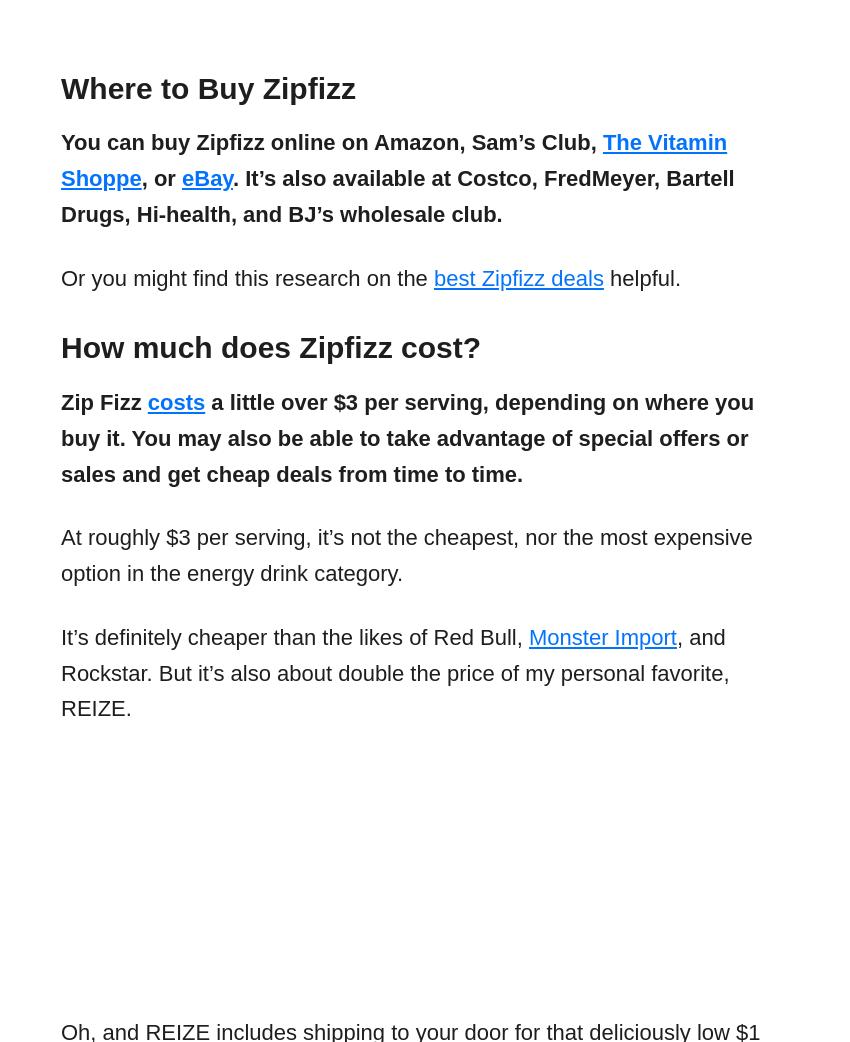 The height and width of the screenshot is (1042, 850). I want to click on 'It’s also available at Costco, FredMeyer, Bartell Drugs, Hi-health, and BJ’s wholesale club.', so click(397, 195).